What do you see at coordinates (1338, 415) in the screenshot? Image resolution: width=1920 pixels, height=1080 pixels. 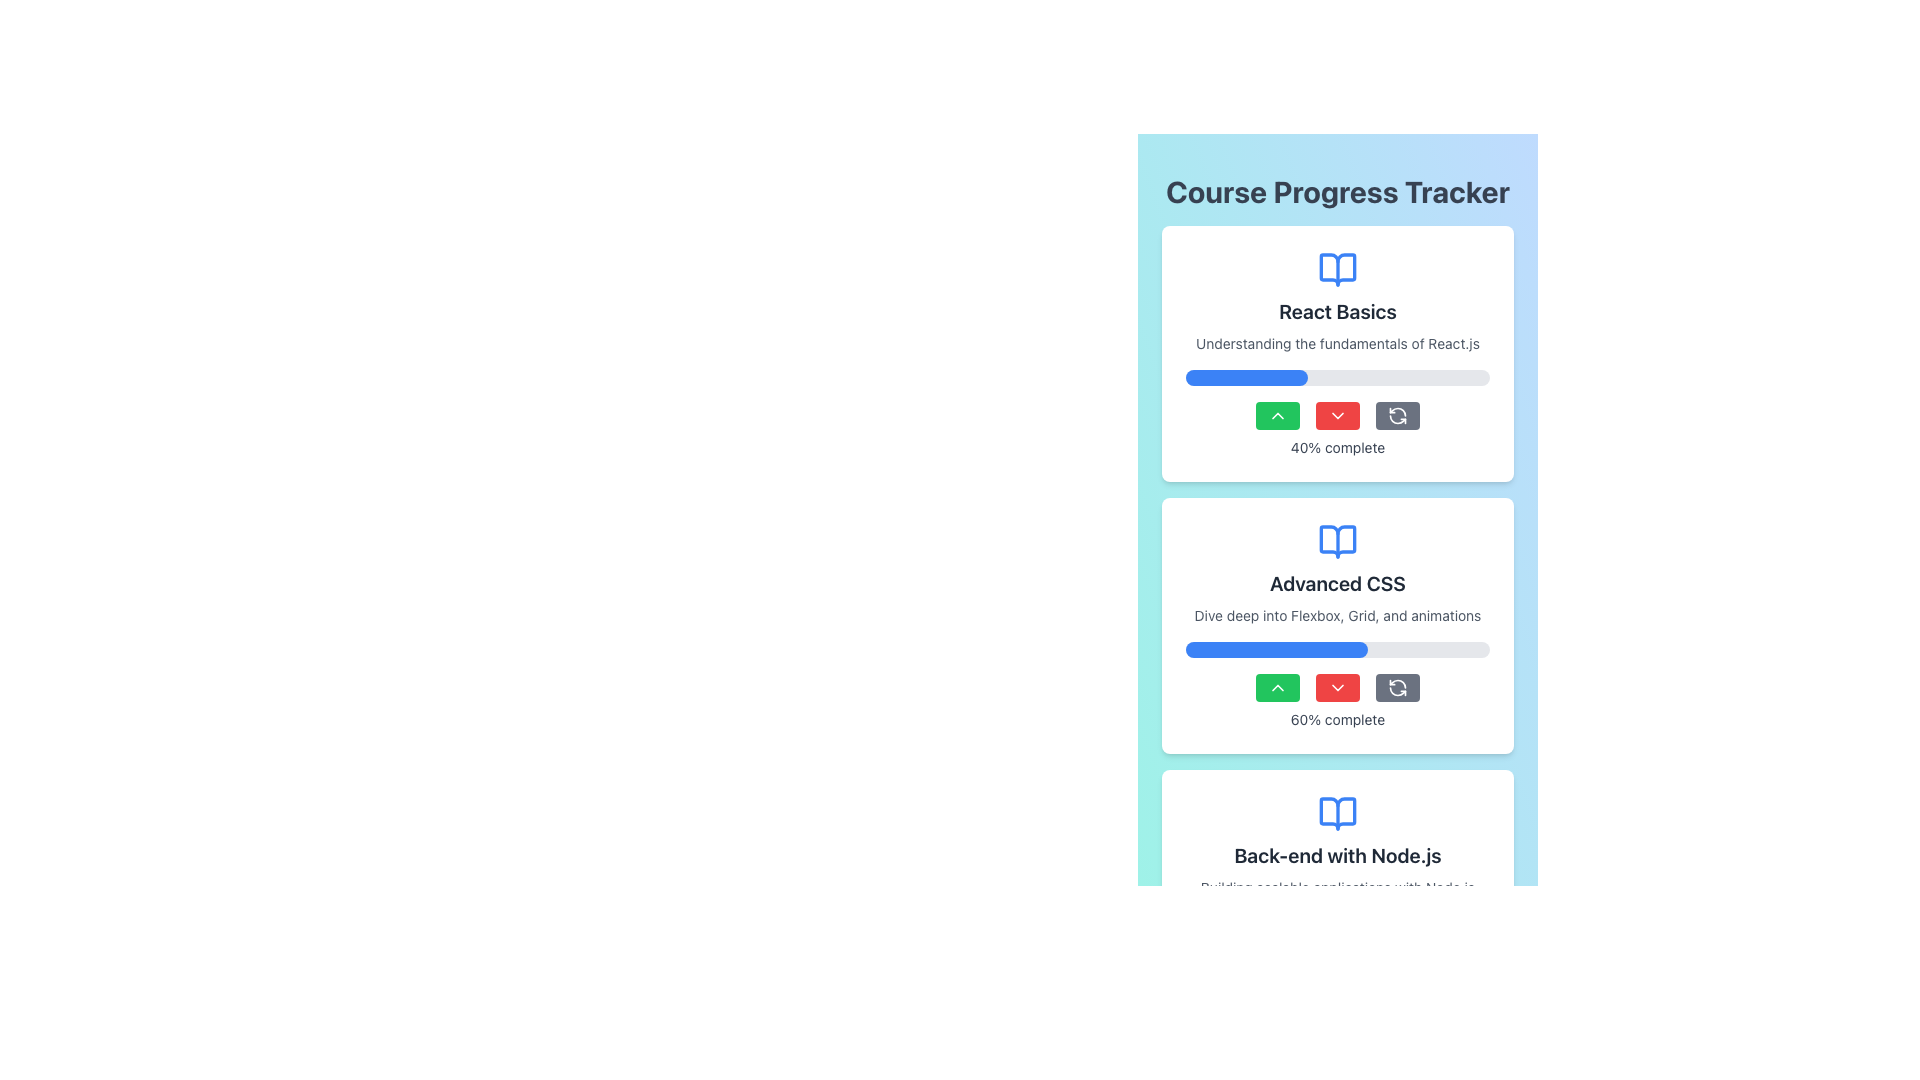 I see `the second button in the card titled 'React Basics'` at bounding box center [1338, 415].